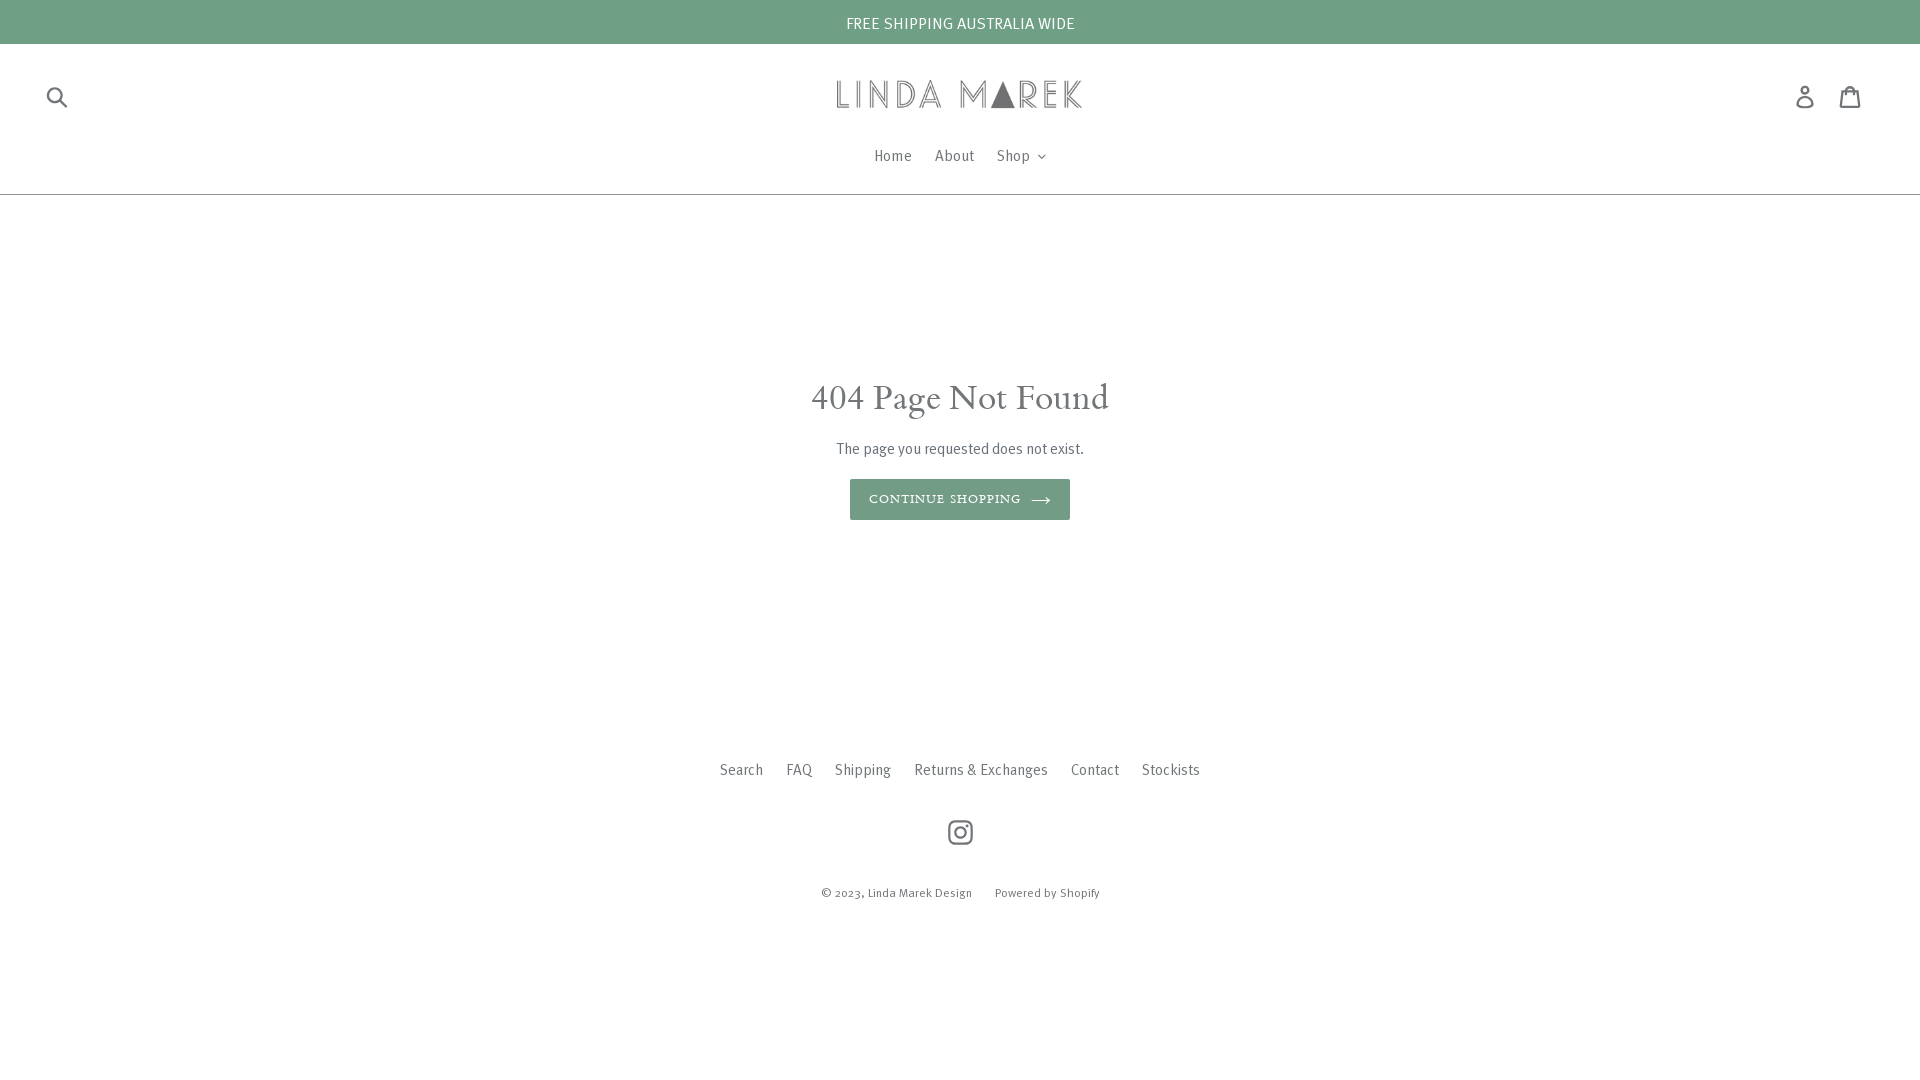 This screenshot has height=1080, width=1920. Describe the element at coordinates (912, 767) in the screenshot. I see `'Returns & Exchanges'` at that location.